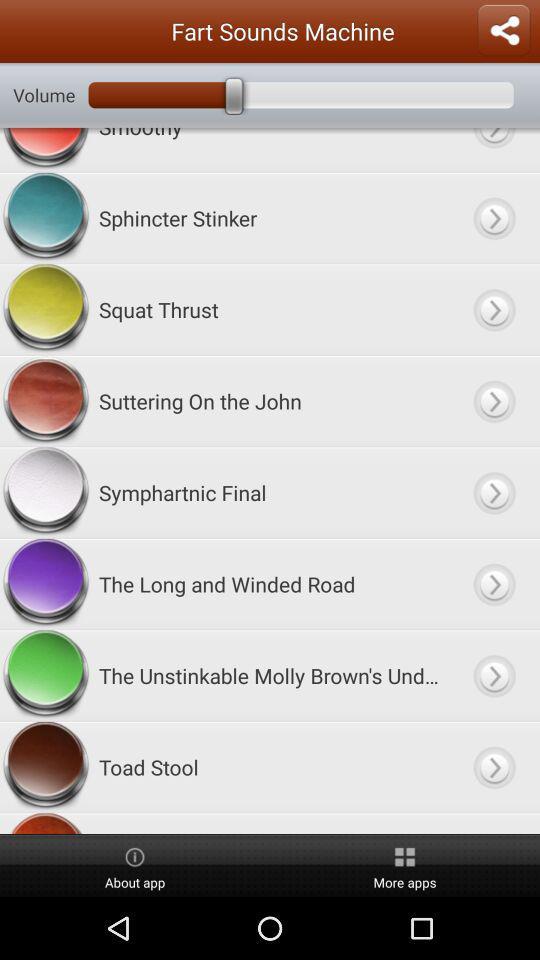  What do you see at coordinates (493, 491) in the screenshot?
I see `open symphartnic final tab` at bounding box center [493, 491].